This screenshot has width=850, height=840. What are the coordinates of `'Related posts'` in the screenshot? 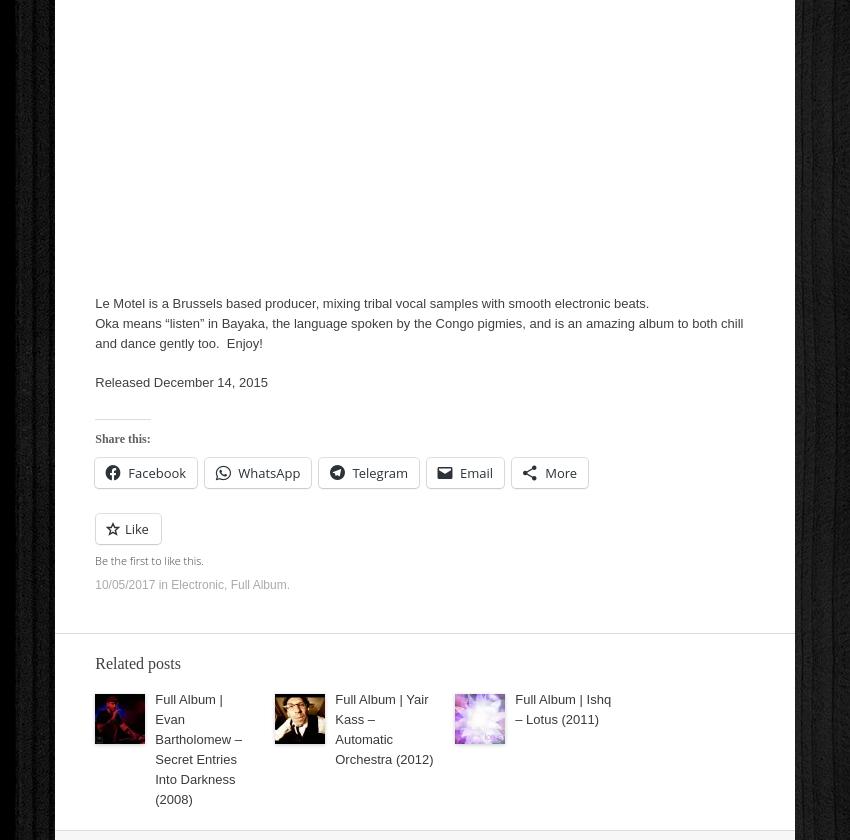 It's located at (138, 663).